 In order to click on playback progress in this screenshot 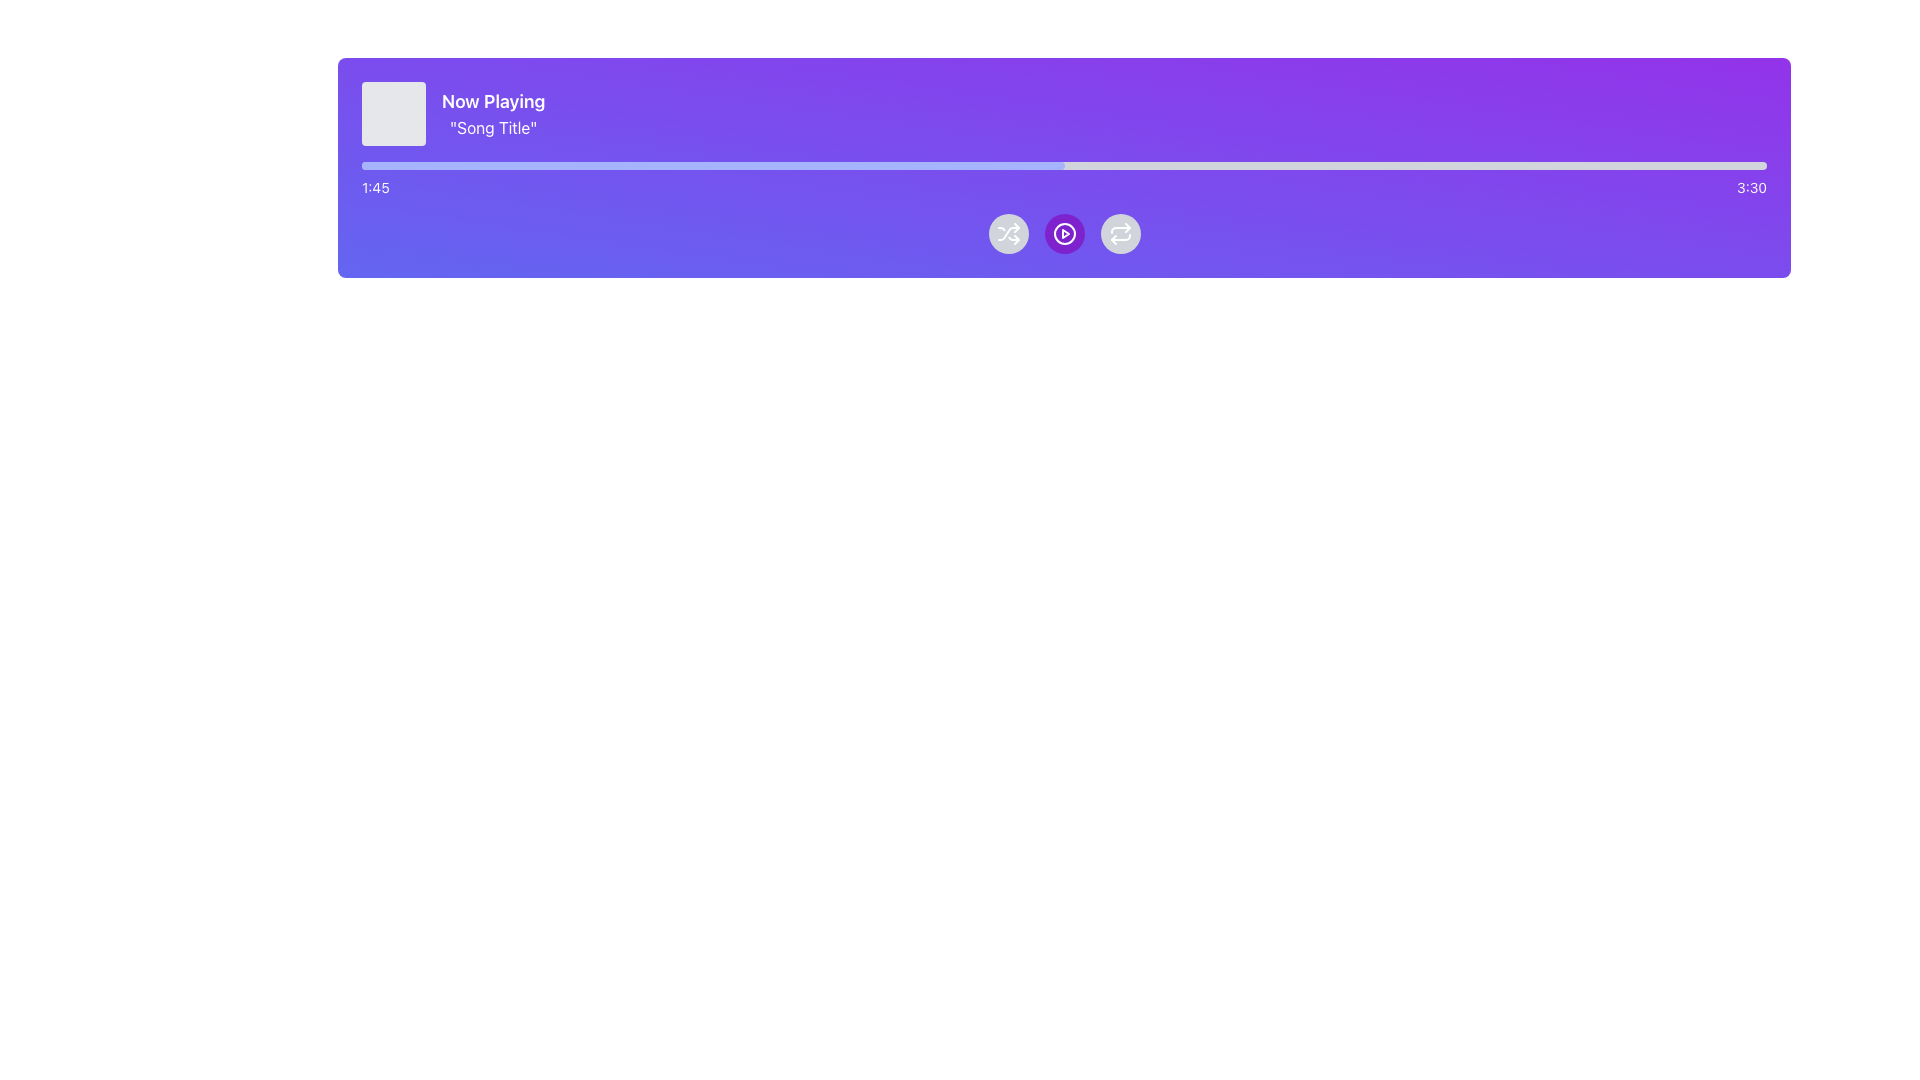, I will do `click(713, 164)`.